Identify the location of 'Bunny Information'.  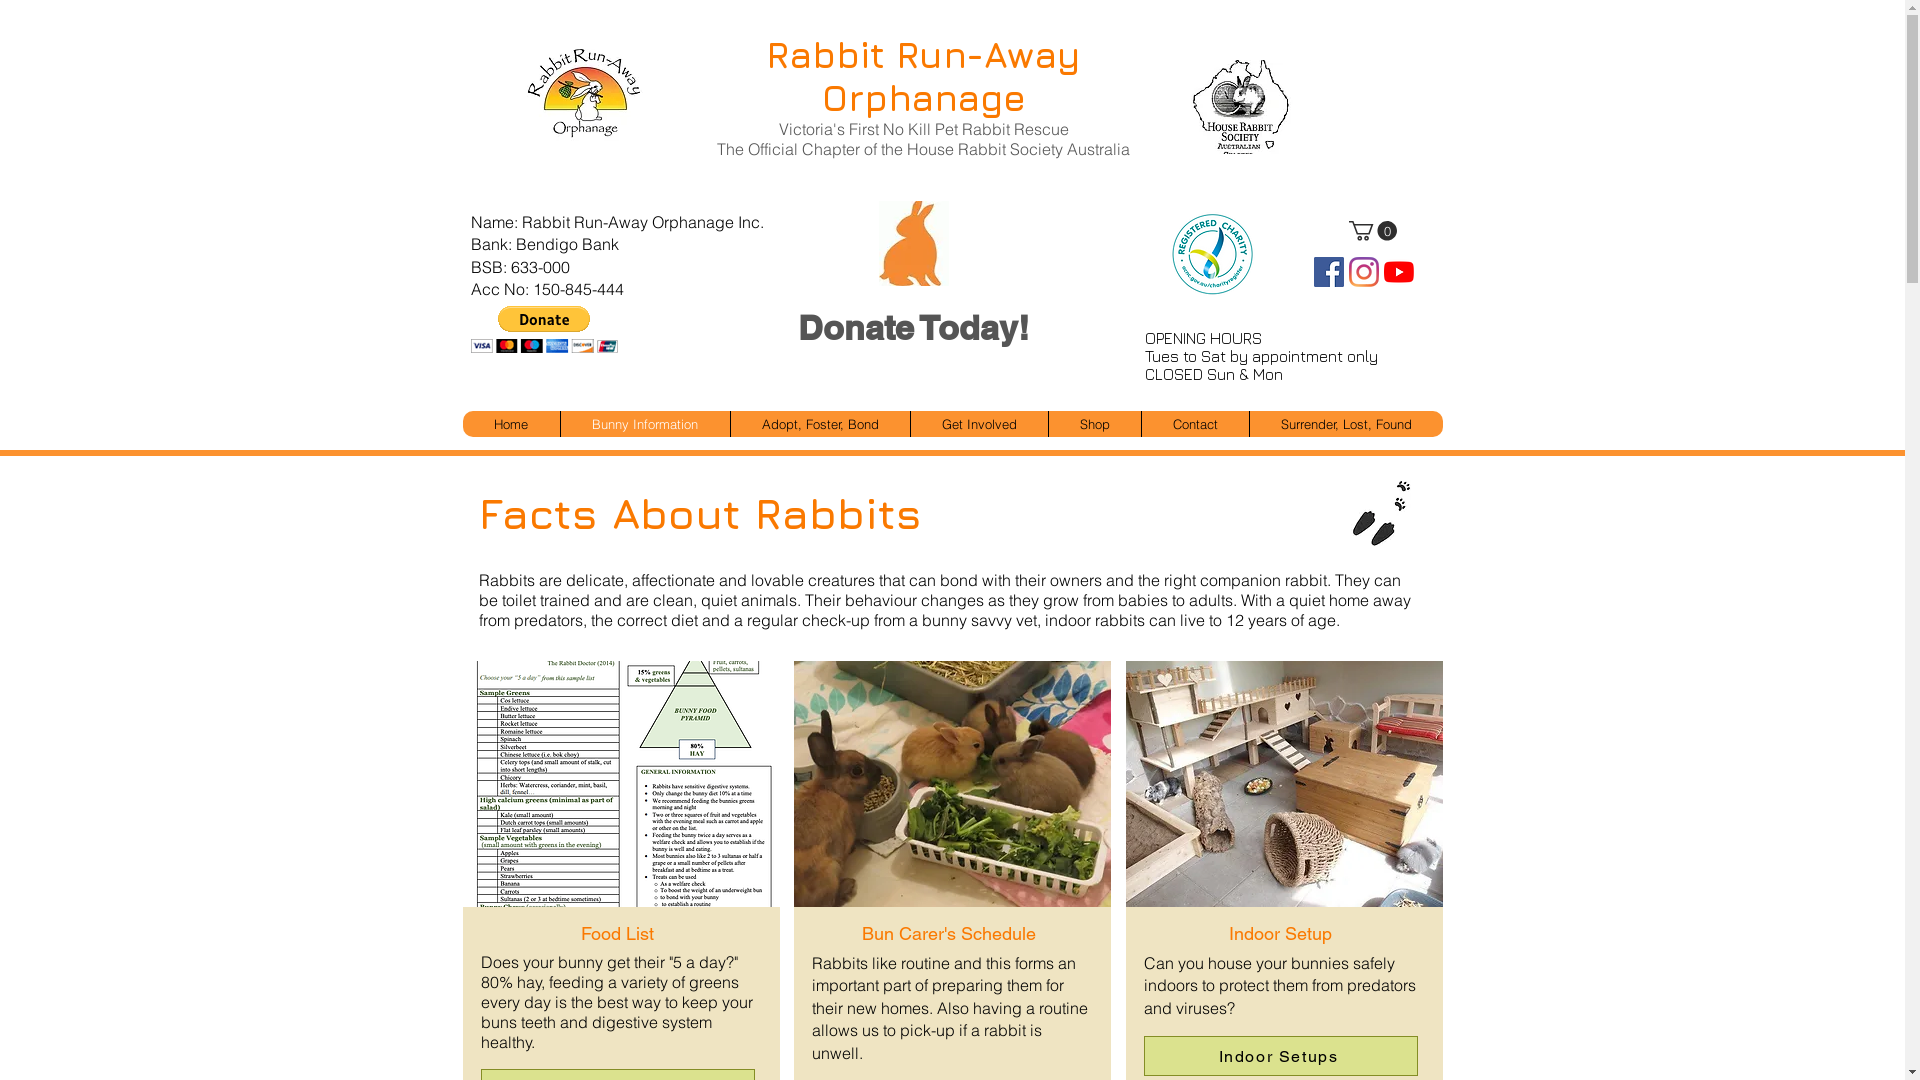
(644, 423).